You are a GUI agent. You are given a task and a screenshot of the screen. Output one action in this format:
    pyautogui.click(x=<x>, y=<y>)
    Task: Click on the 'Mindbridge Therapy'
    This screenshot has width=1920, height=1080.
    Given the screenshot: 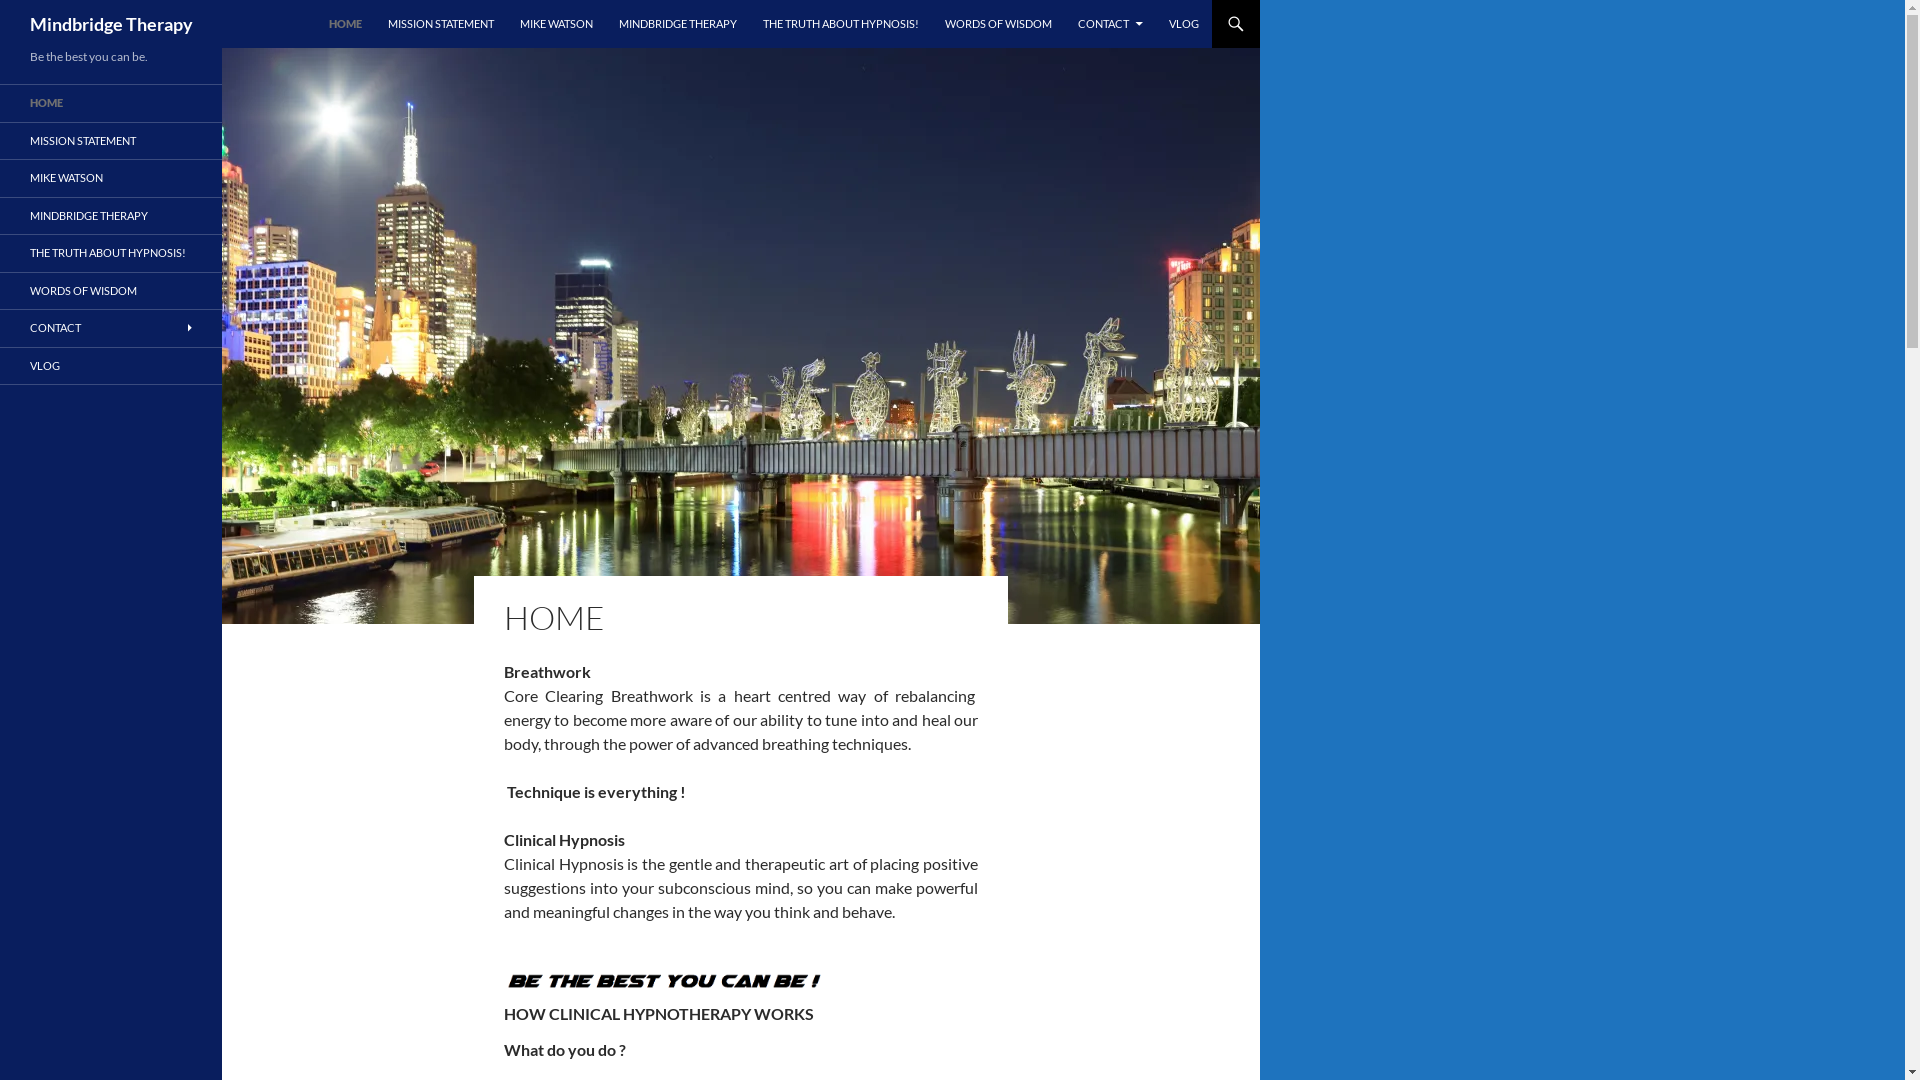 What is the action you would take?
    pyautogui.click(x=29, y=23)
    